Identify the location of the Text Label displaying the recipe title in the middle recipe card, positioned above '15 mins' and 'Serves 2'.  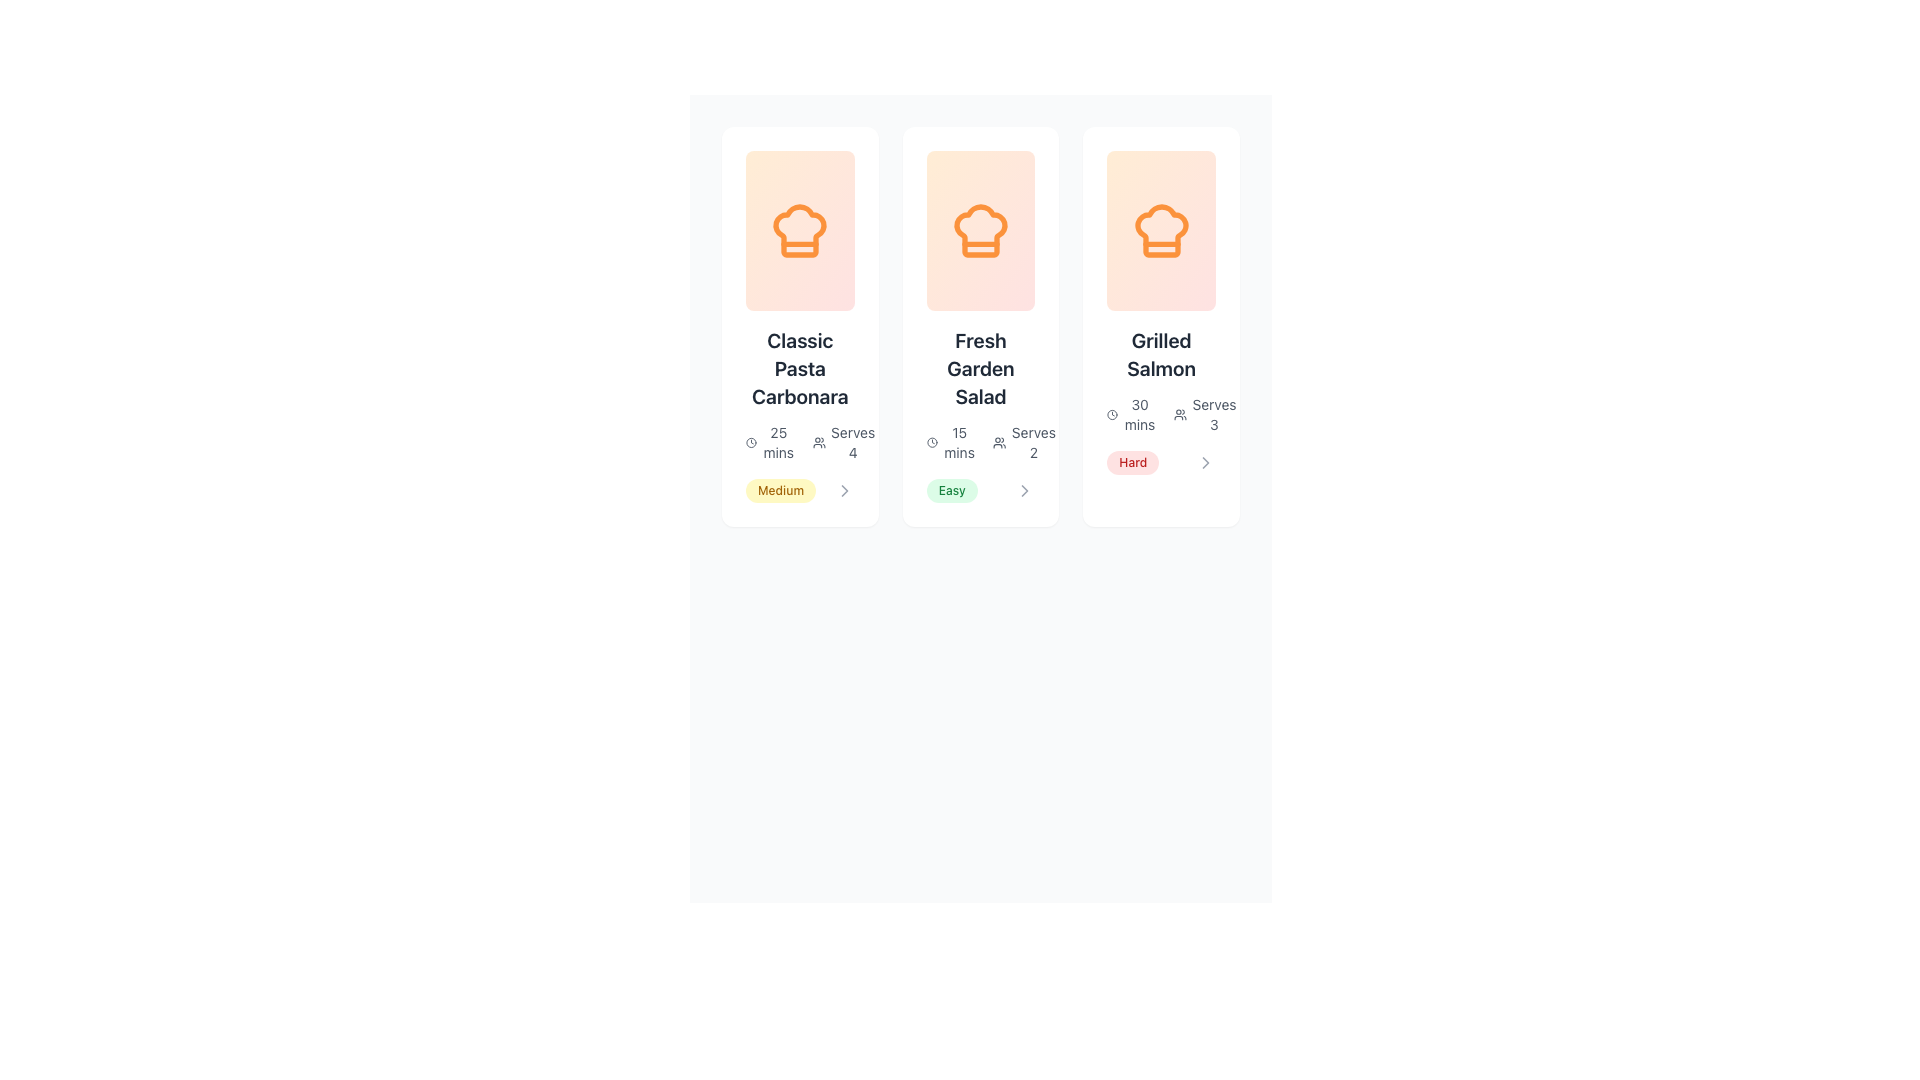
(980, 369).